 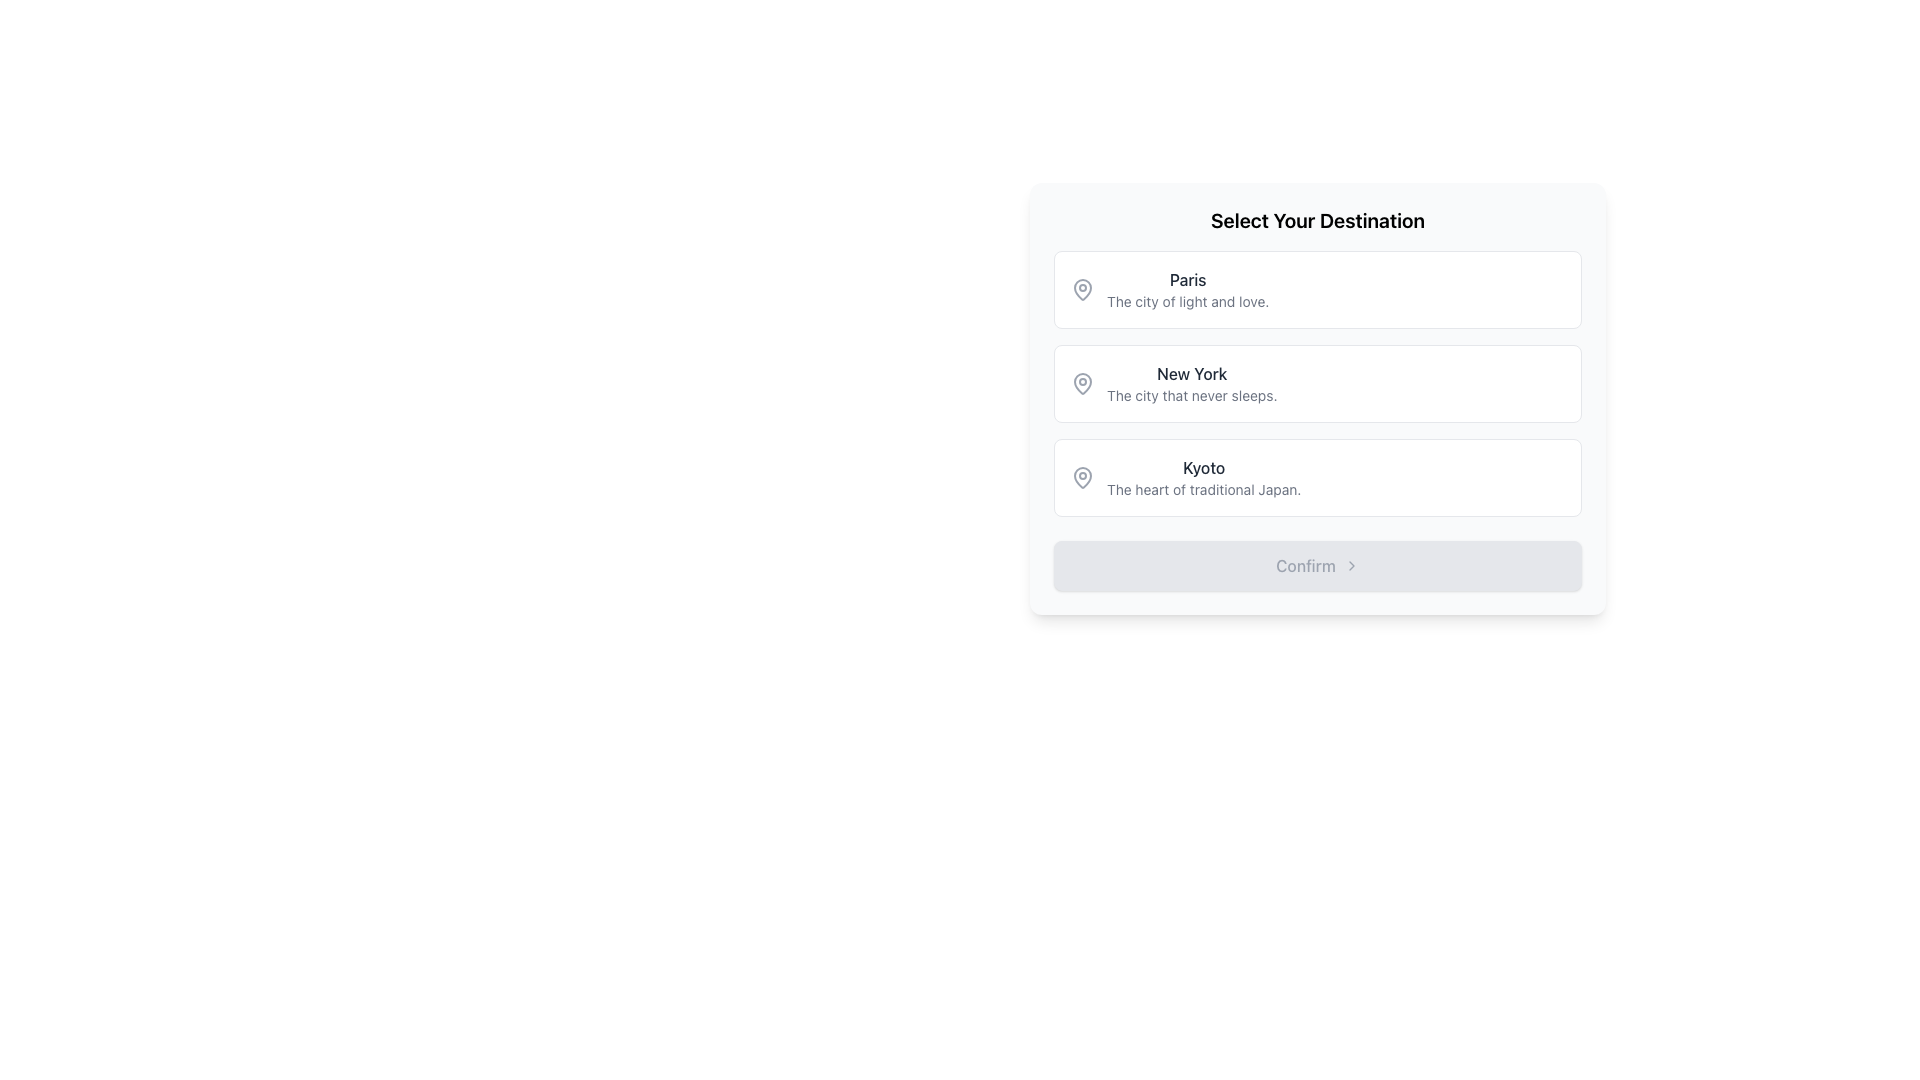 I want to click on the map pin icon that denotes the location for 'New York', which is positioned to the left of the text 'New York', so click(x=1082, y=384).